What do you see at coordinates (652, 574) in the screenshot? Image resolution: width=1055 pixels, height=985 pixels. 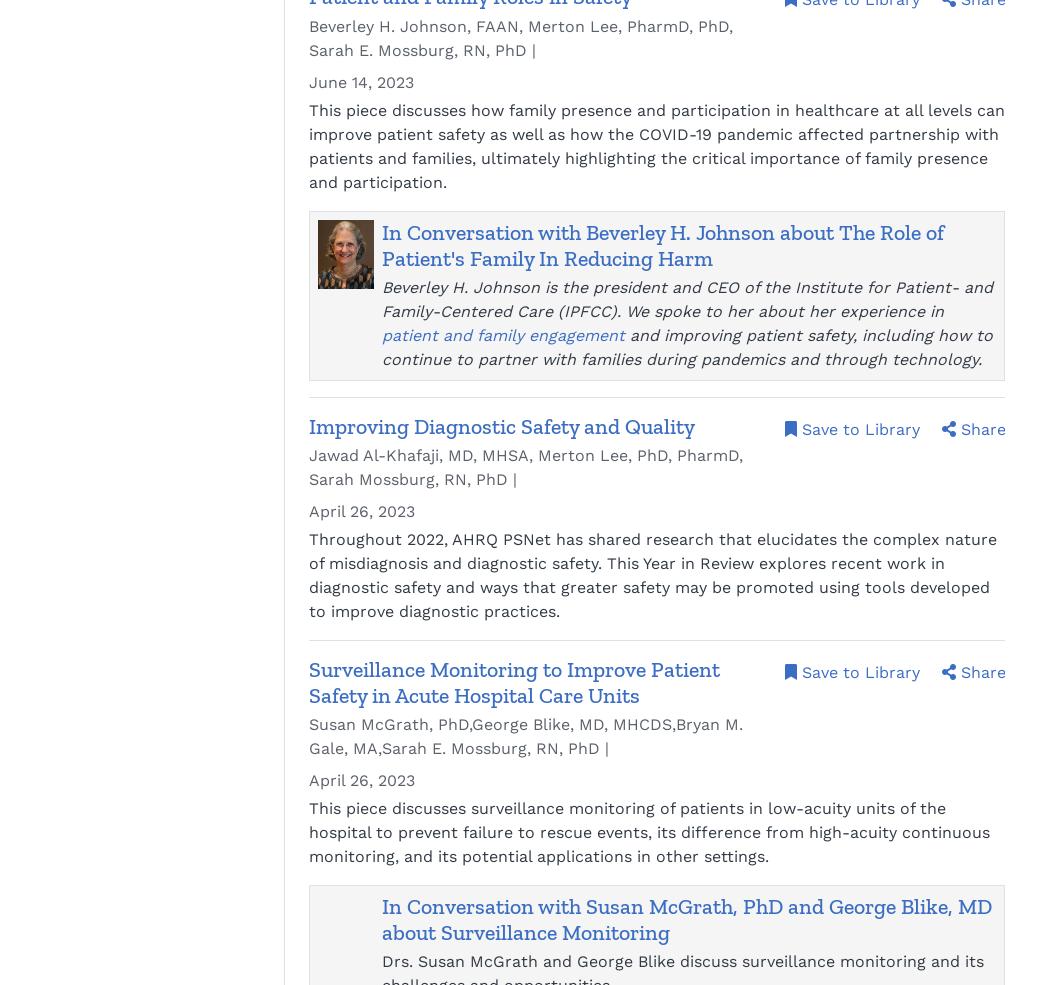 I see `'Throughout 2022, AHRQ PSNet has shared research that elucidates the complex nature of misdiagnosis and diagnostic safety. This Year in Review explores recent work in diagnostic safety and ways that greater safety may be promoted using tools developed to improve diagnostic practices.'` at bounding box center [652, 574].